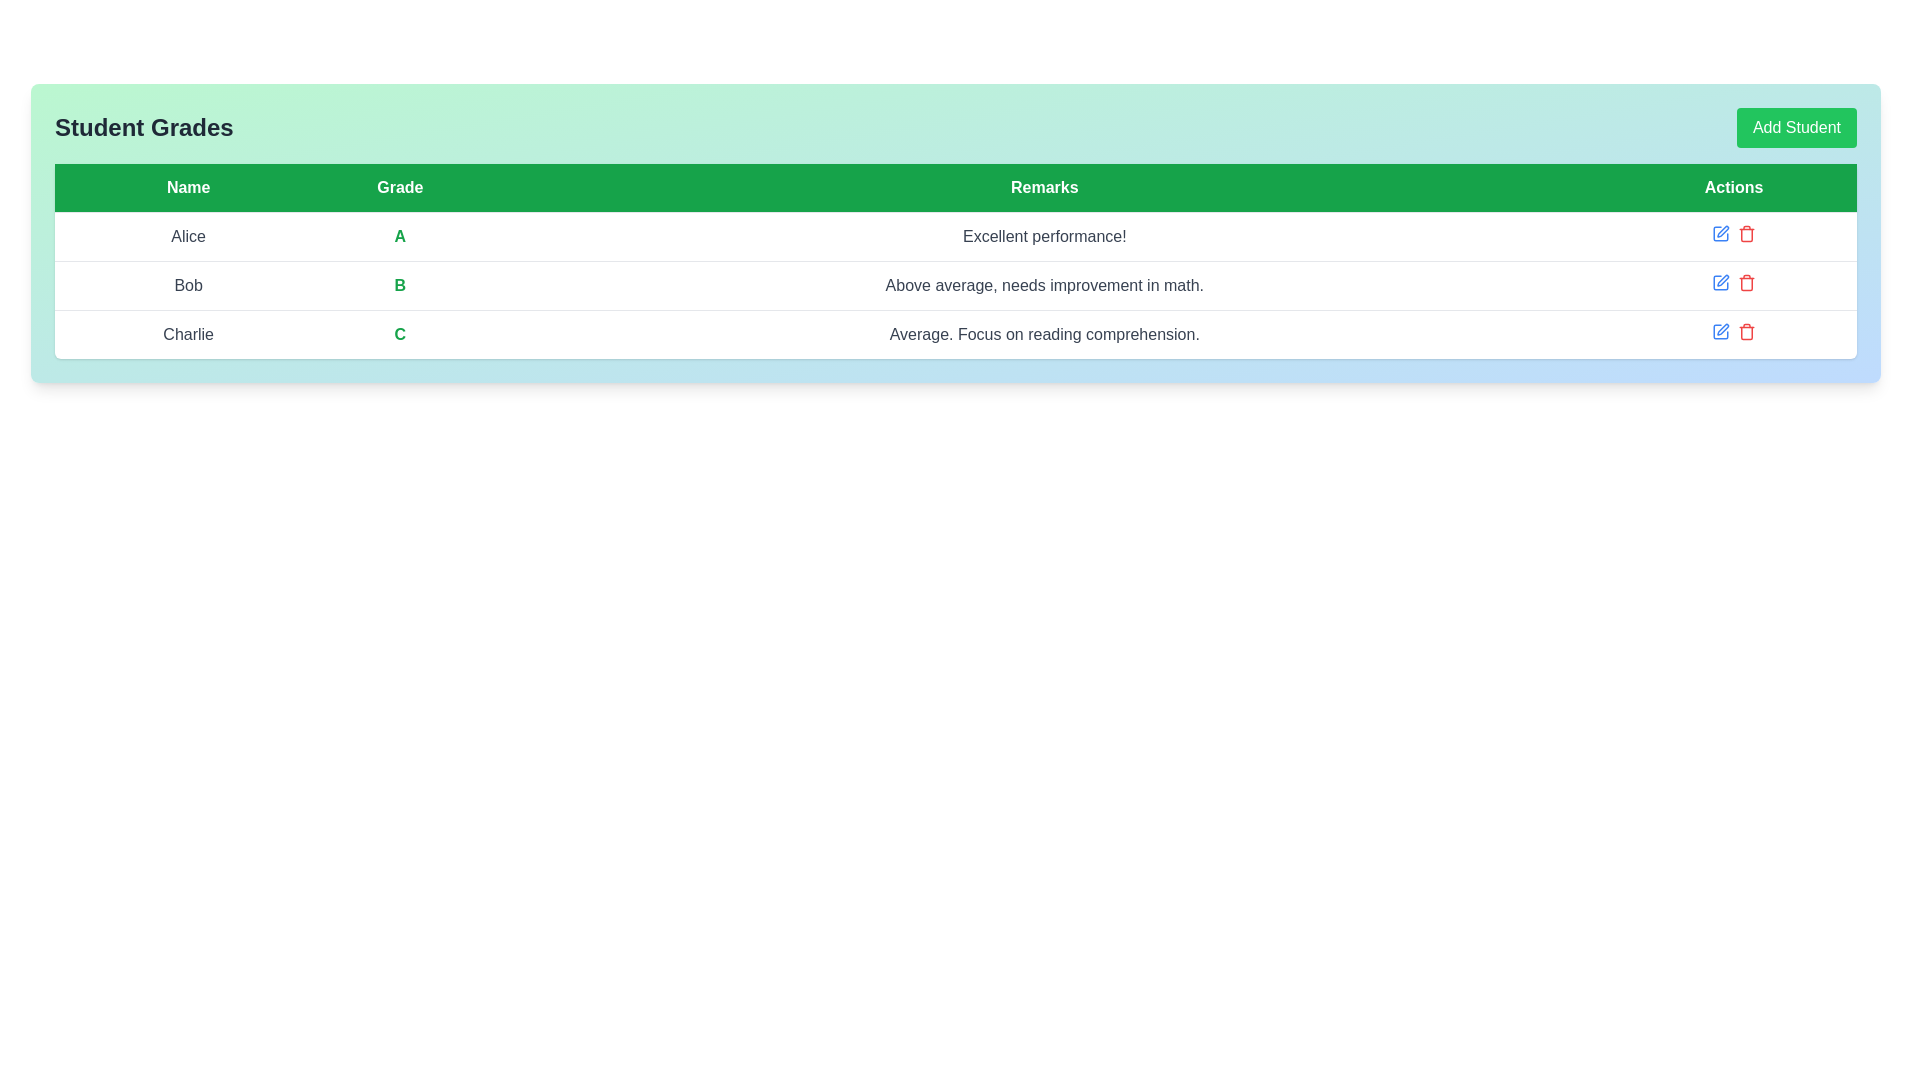 This screenshot has width=1920, height=1080. What do you see at coordinates (188, 333) in the screenshot?
I see `the static text label displaying the name 'Charlie' in the third row of the table under the 'Name' column` at bounding box center [188, 333].